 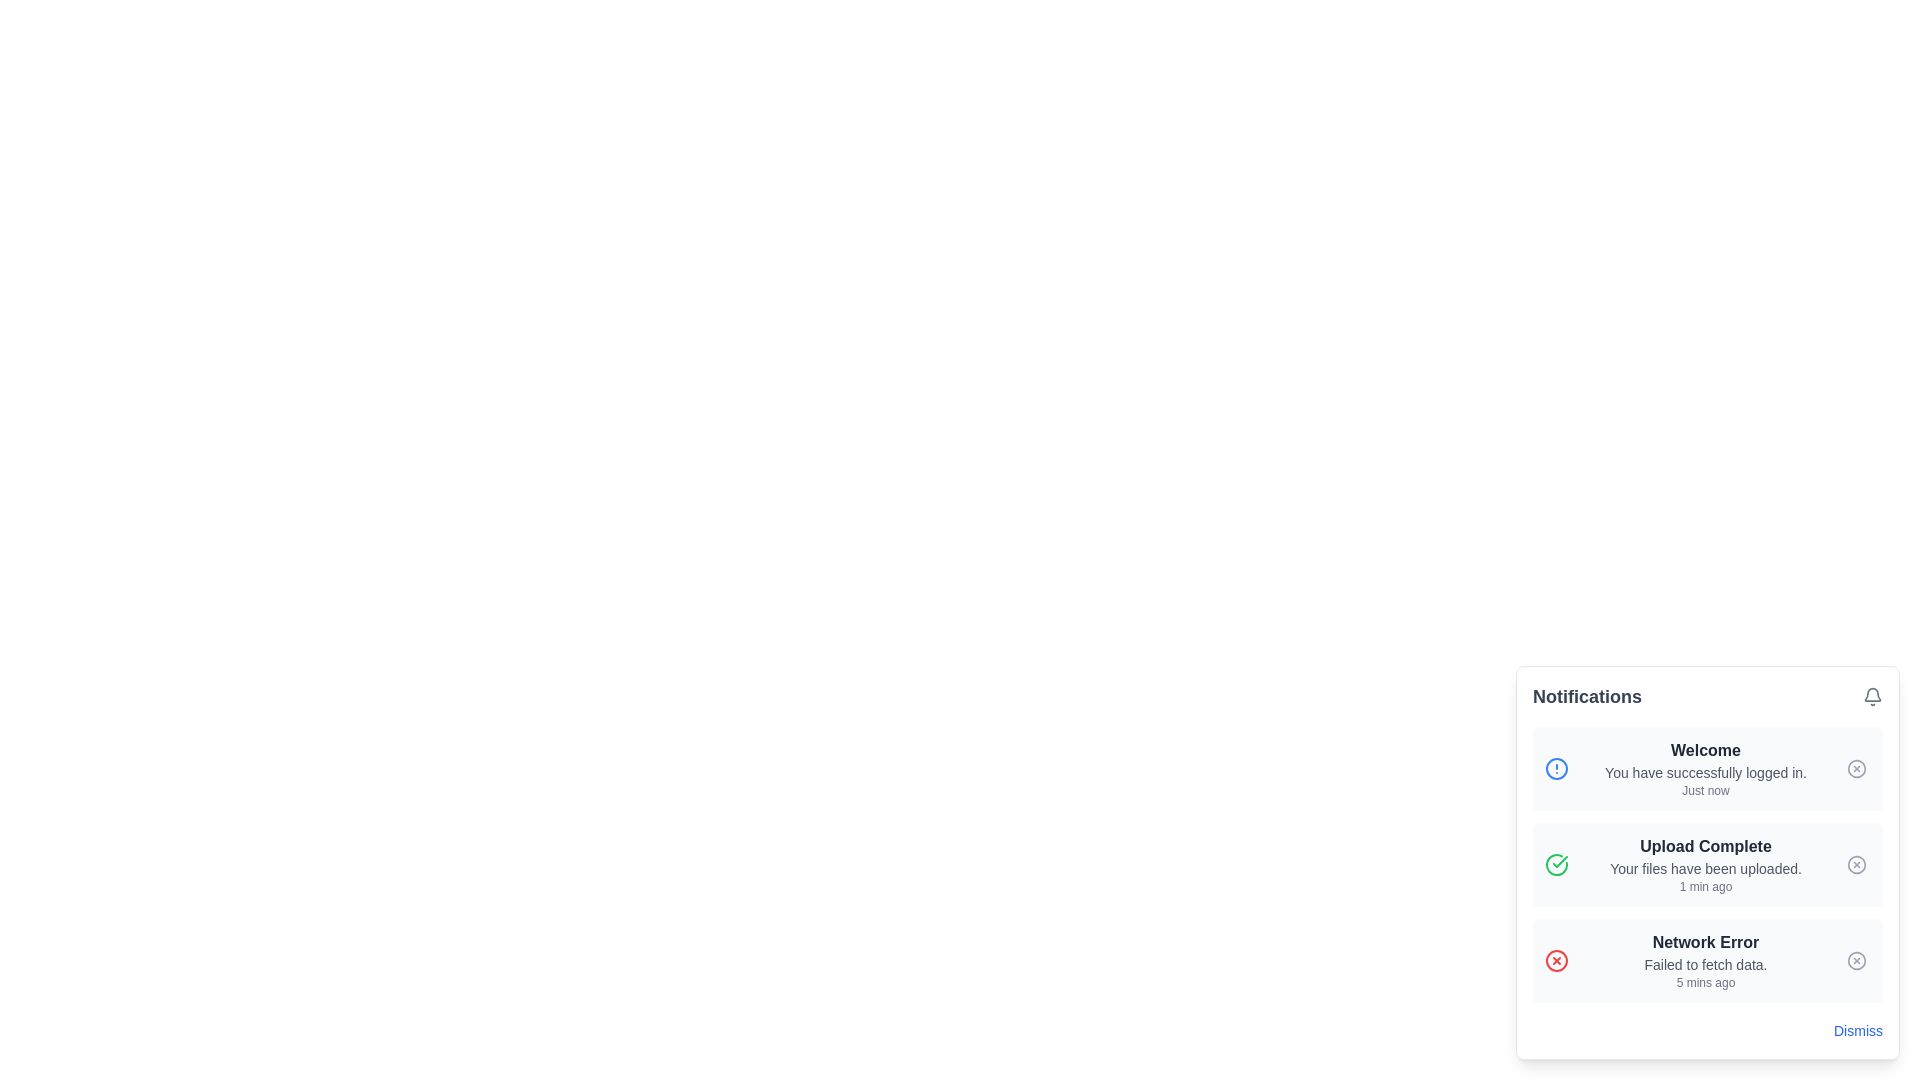 What do you see at coordinates (1555, 863) in the screenshot?
I see `the completed status icon that indicates the successful upload of files, located in the notification card with the title 'Upload Complete'` at bounding box center [1555, 863].